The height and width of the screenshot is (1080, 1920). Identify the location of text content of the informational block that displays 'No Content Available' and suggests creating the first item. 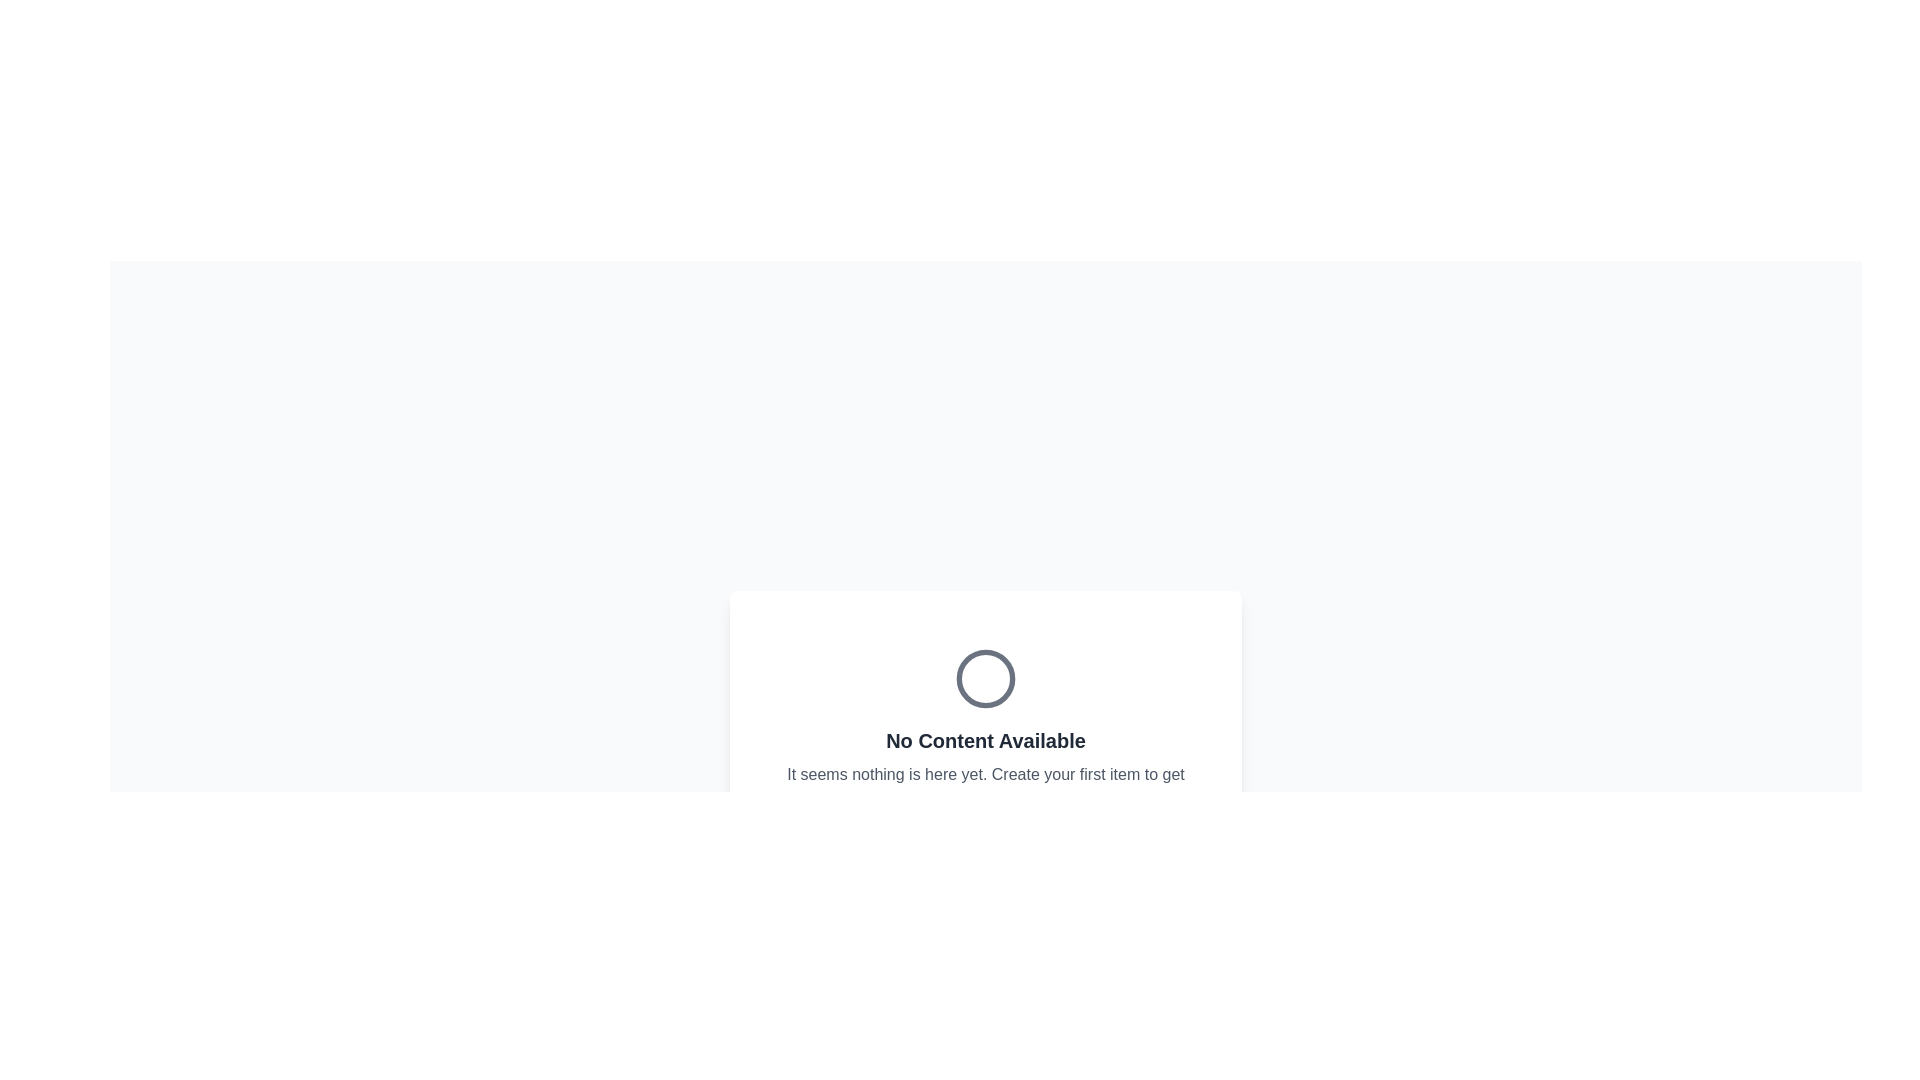
(985, 729).